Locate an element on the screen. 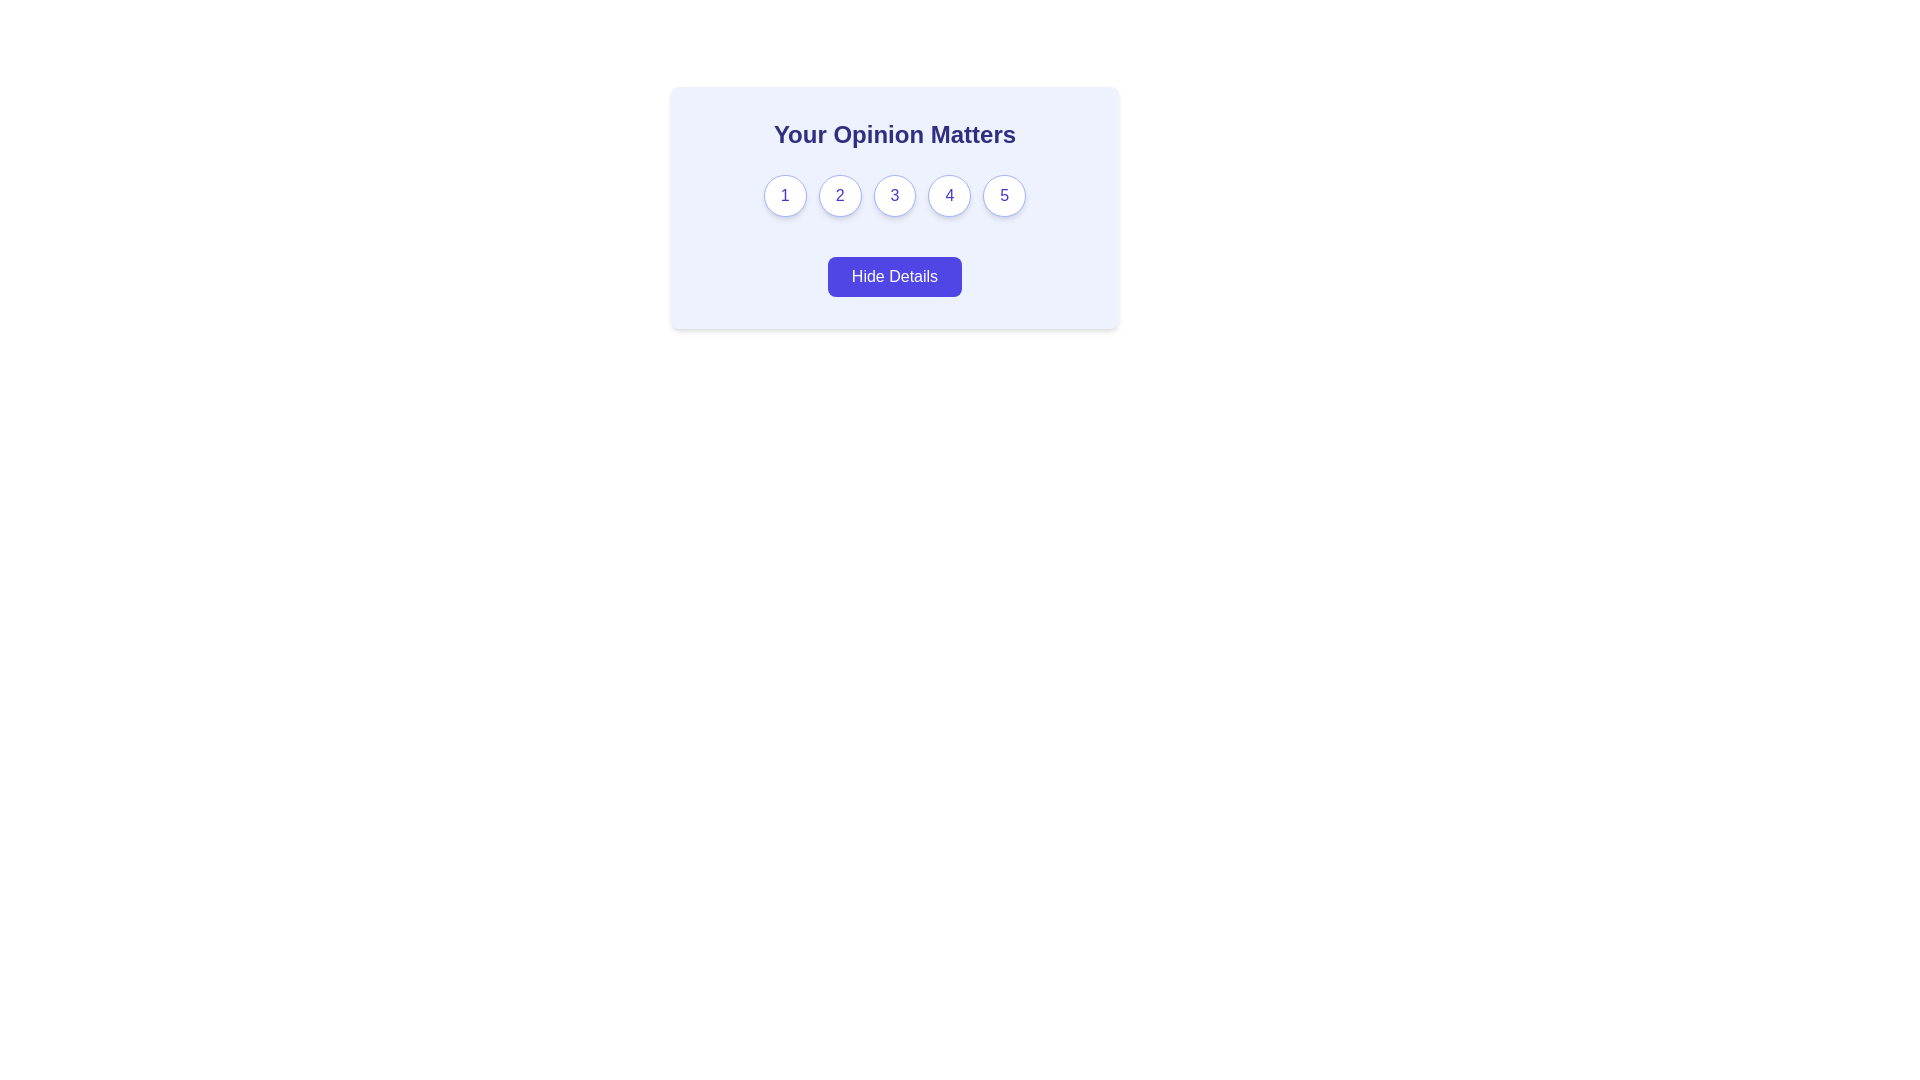 The width and height of the screenshot is (1920, 1080). the text element that reads 'Your Opinion Matters', which is styled in bold, medium font and centered alignment, located at the top of a card-like structure is located at coordinates (893, 135).